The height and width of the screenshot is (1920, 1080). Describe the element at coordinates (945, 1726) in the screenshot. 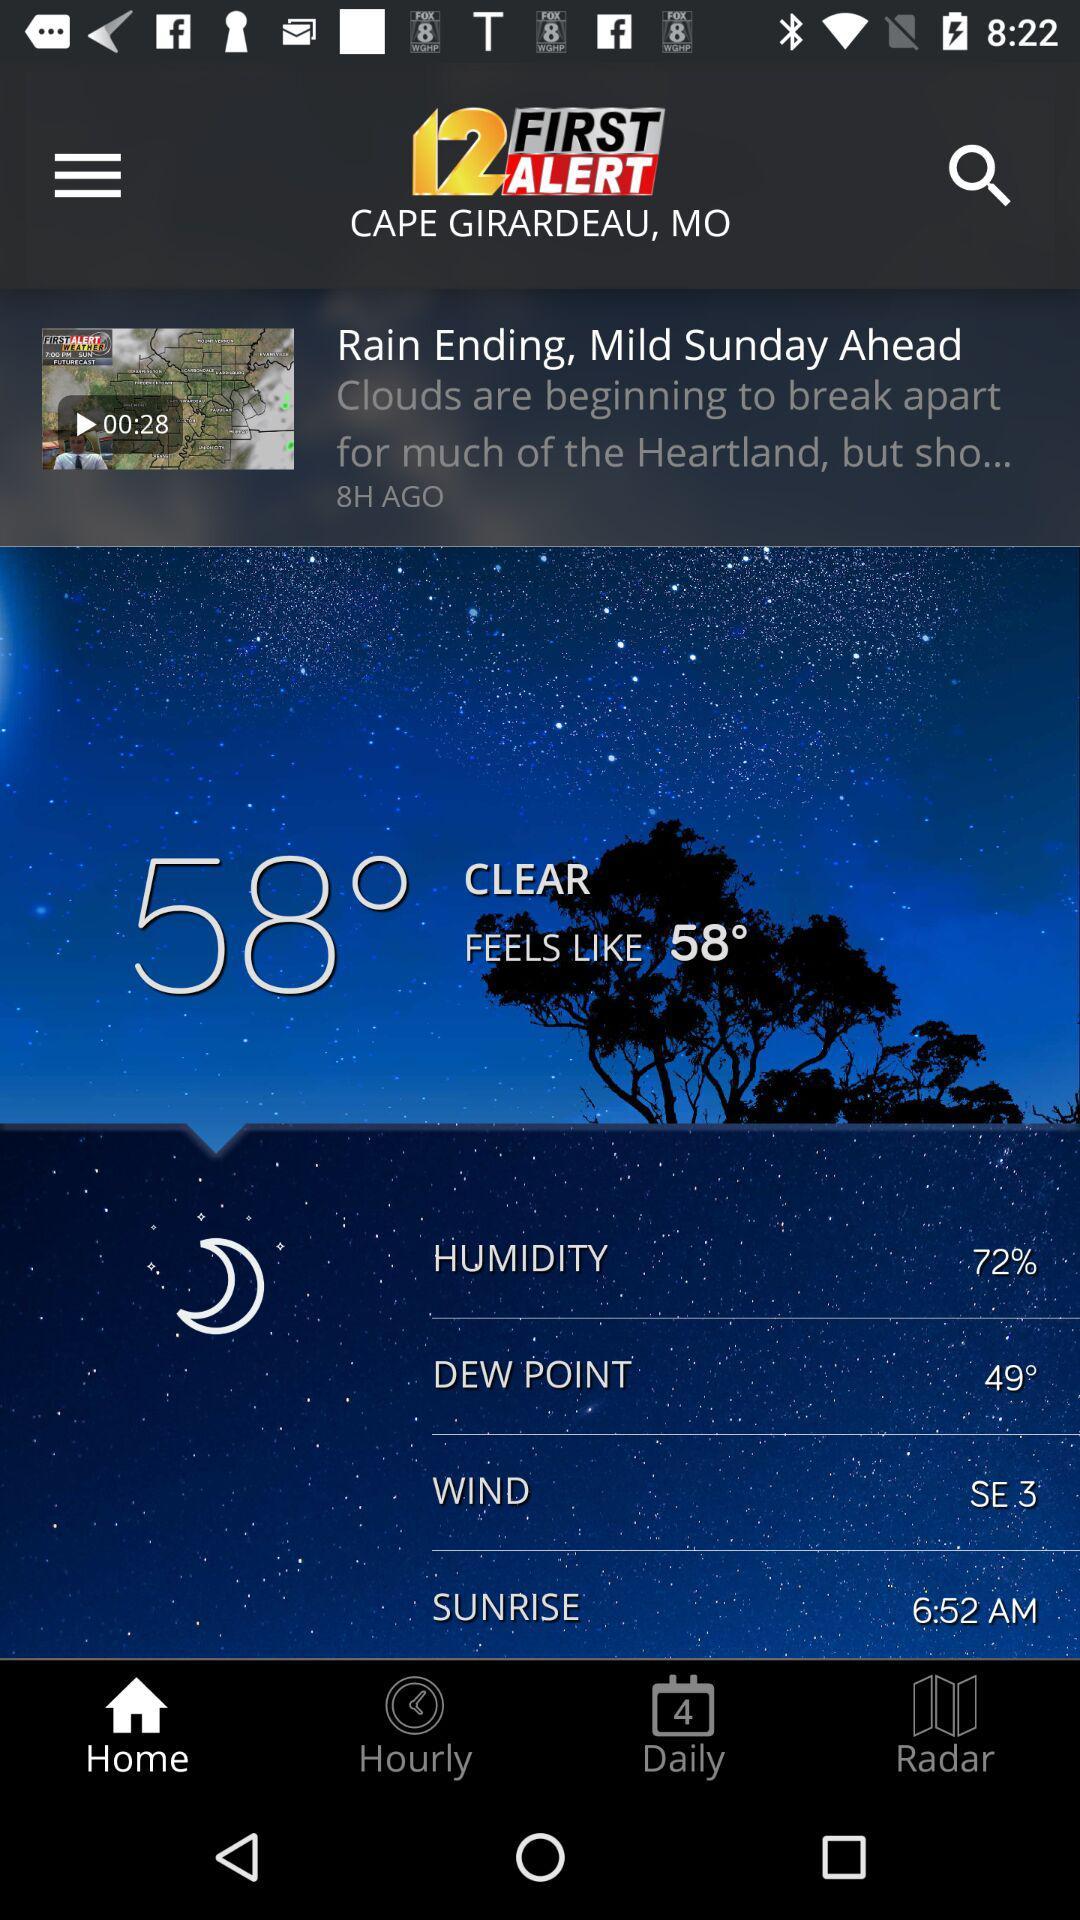

I see `the radio button to the right of the daily item` at that location.